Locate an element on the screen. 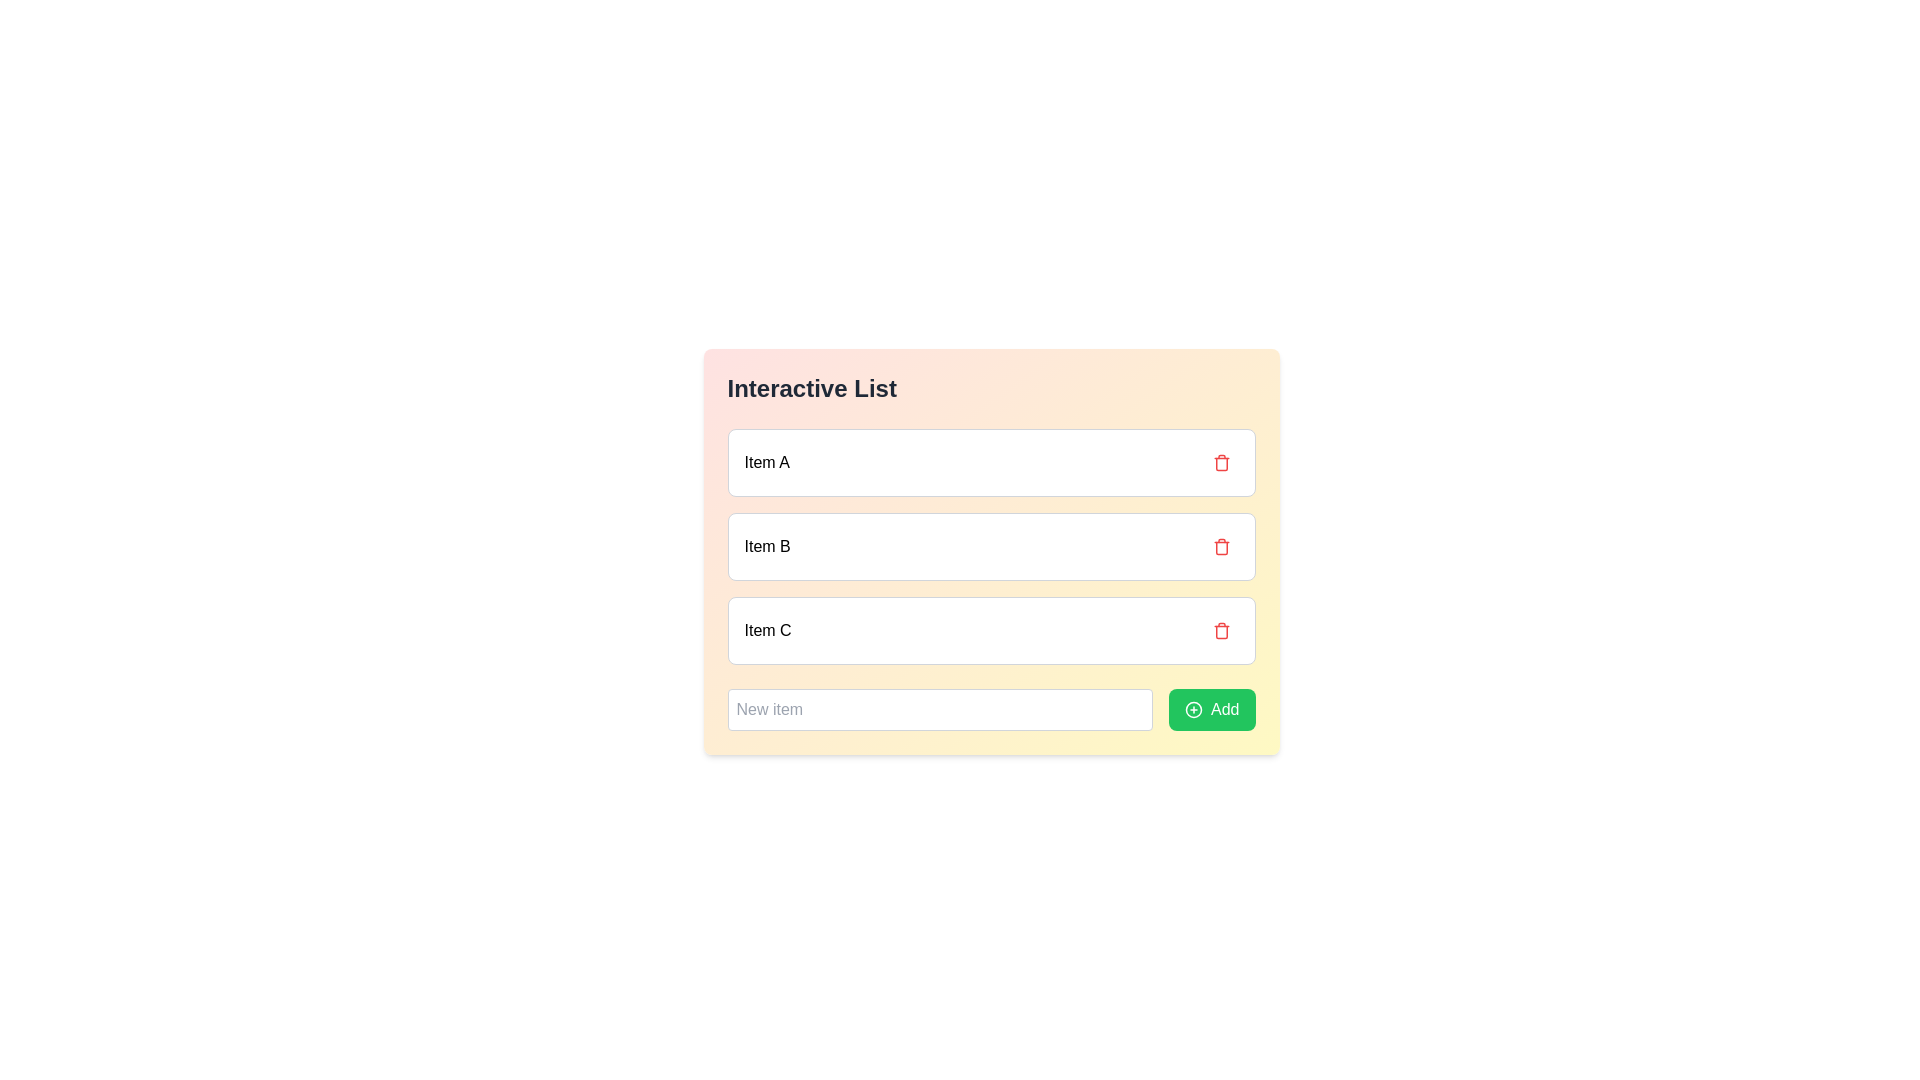 This screenshot has width=1920, height=1080. the green rectangular button labeled 'Add', which is positioned to the right of the 'New item' input field is located at coordinates (1211, 708).